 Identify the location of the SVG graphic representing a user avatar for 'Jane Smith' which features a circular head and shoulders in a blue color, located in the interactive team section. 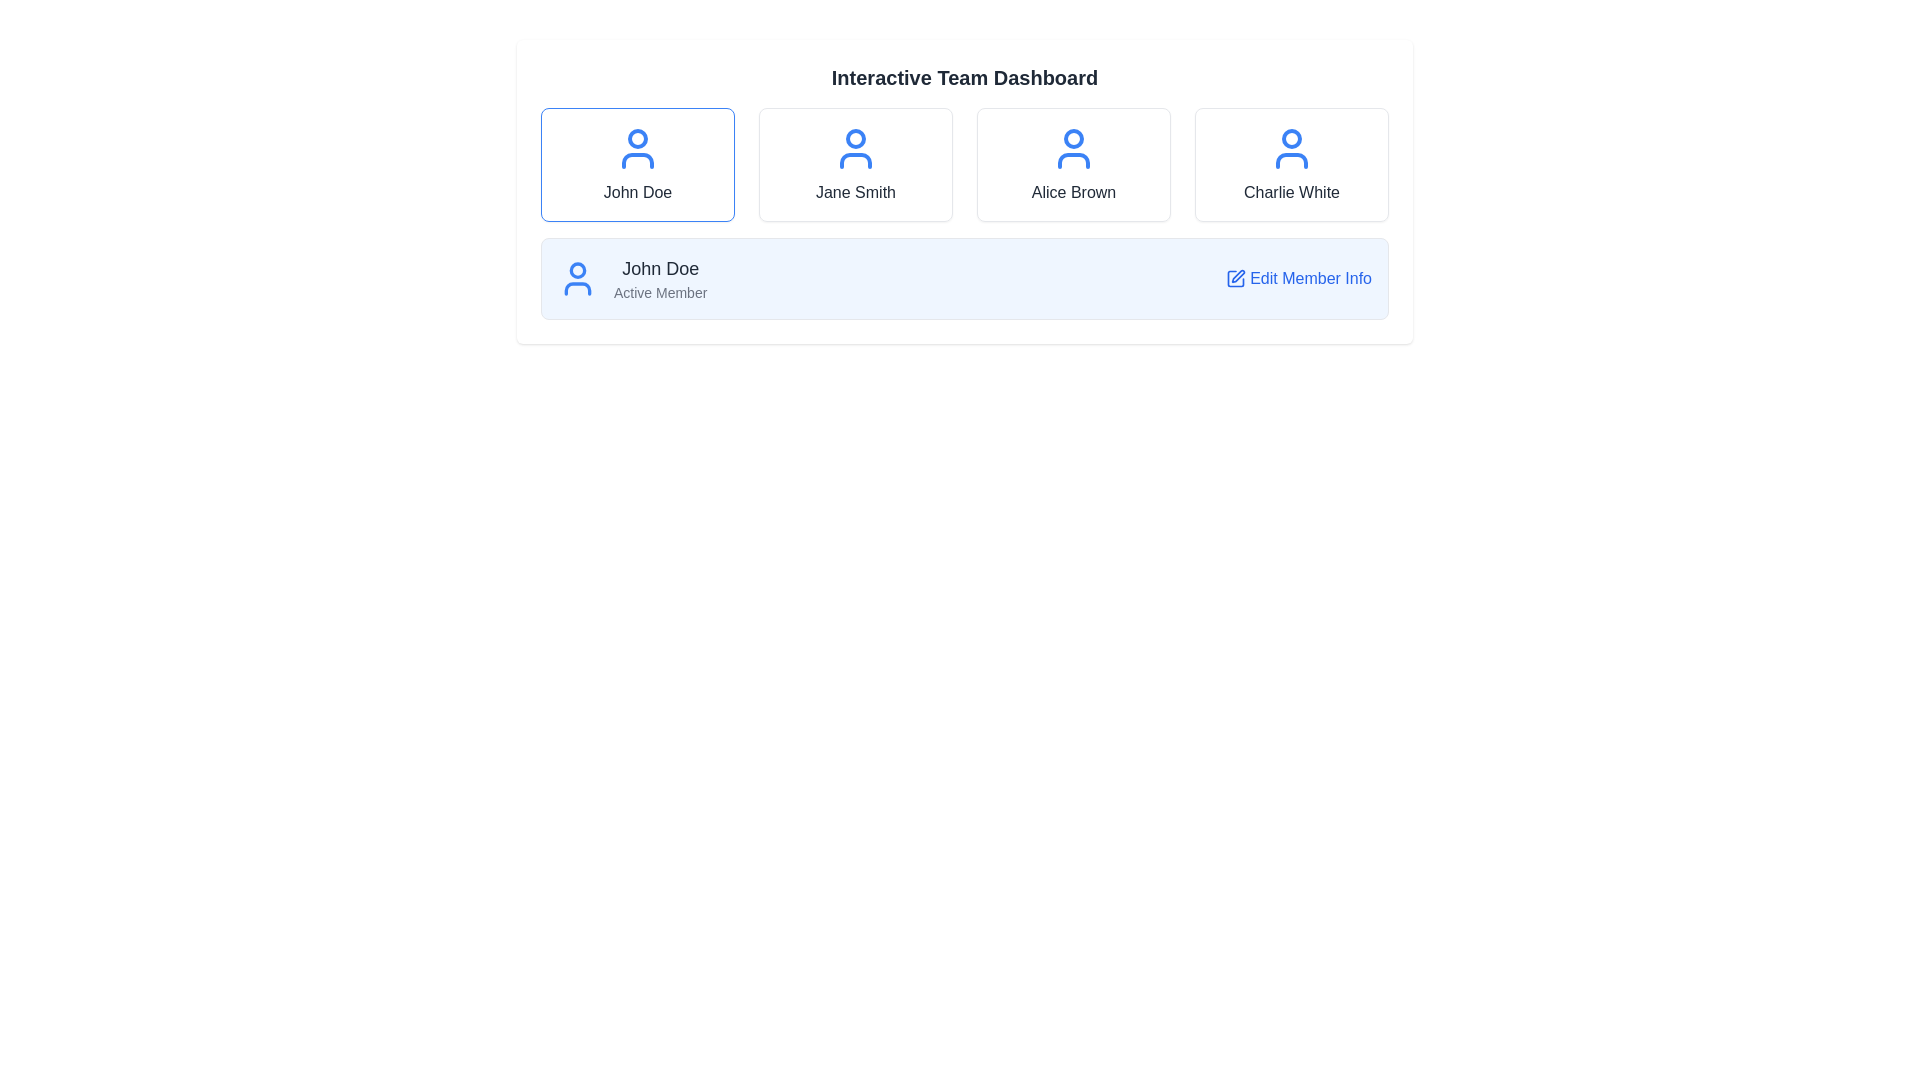
(855, 148).